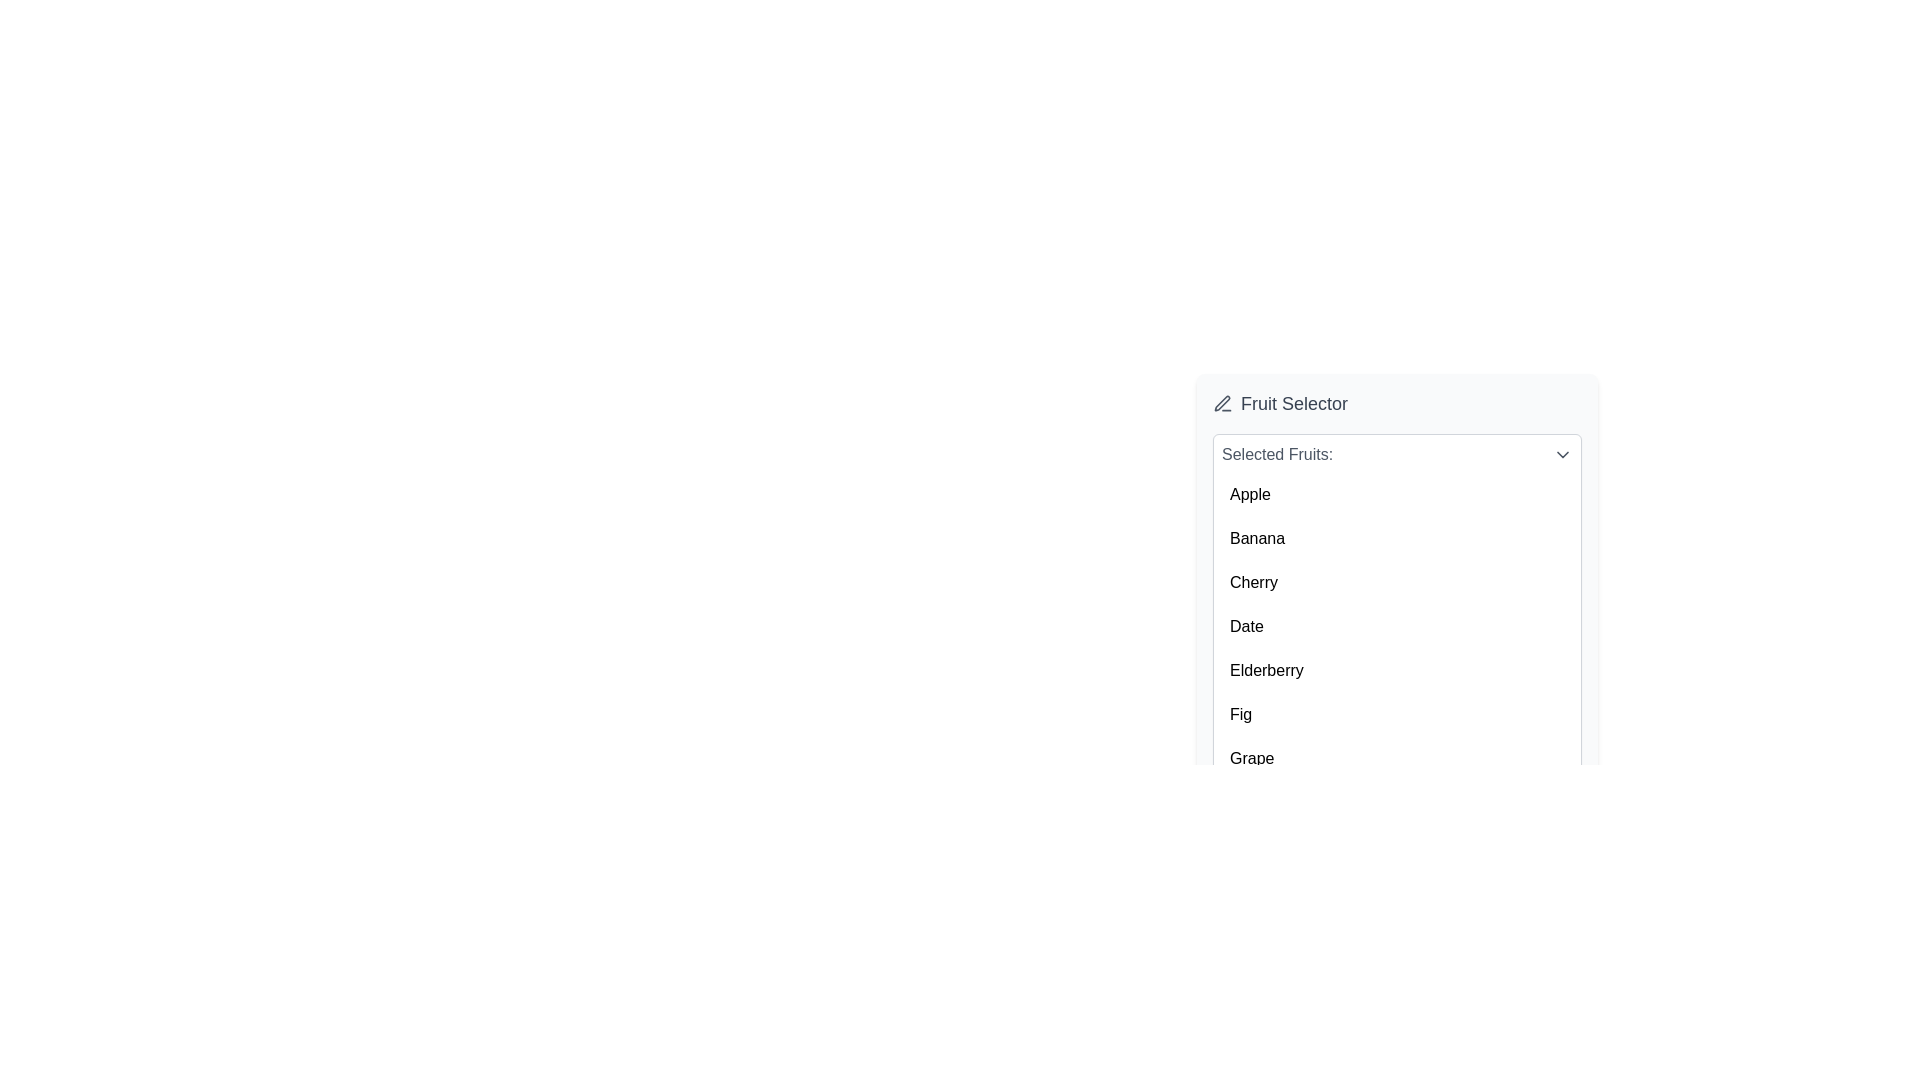 This screenshot has height=1080, width=1920. What do you see at coordinates (1396, 671) in the screenshot?
I see `the 'Elderberry' menu item in the dropdown menu titled 'Selected Fruits'` at bounding box center [1396, 671].